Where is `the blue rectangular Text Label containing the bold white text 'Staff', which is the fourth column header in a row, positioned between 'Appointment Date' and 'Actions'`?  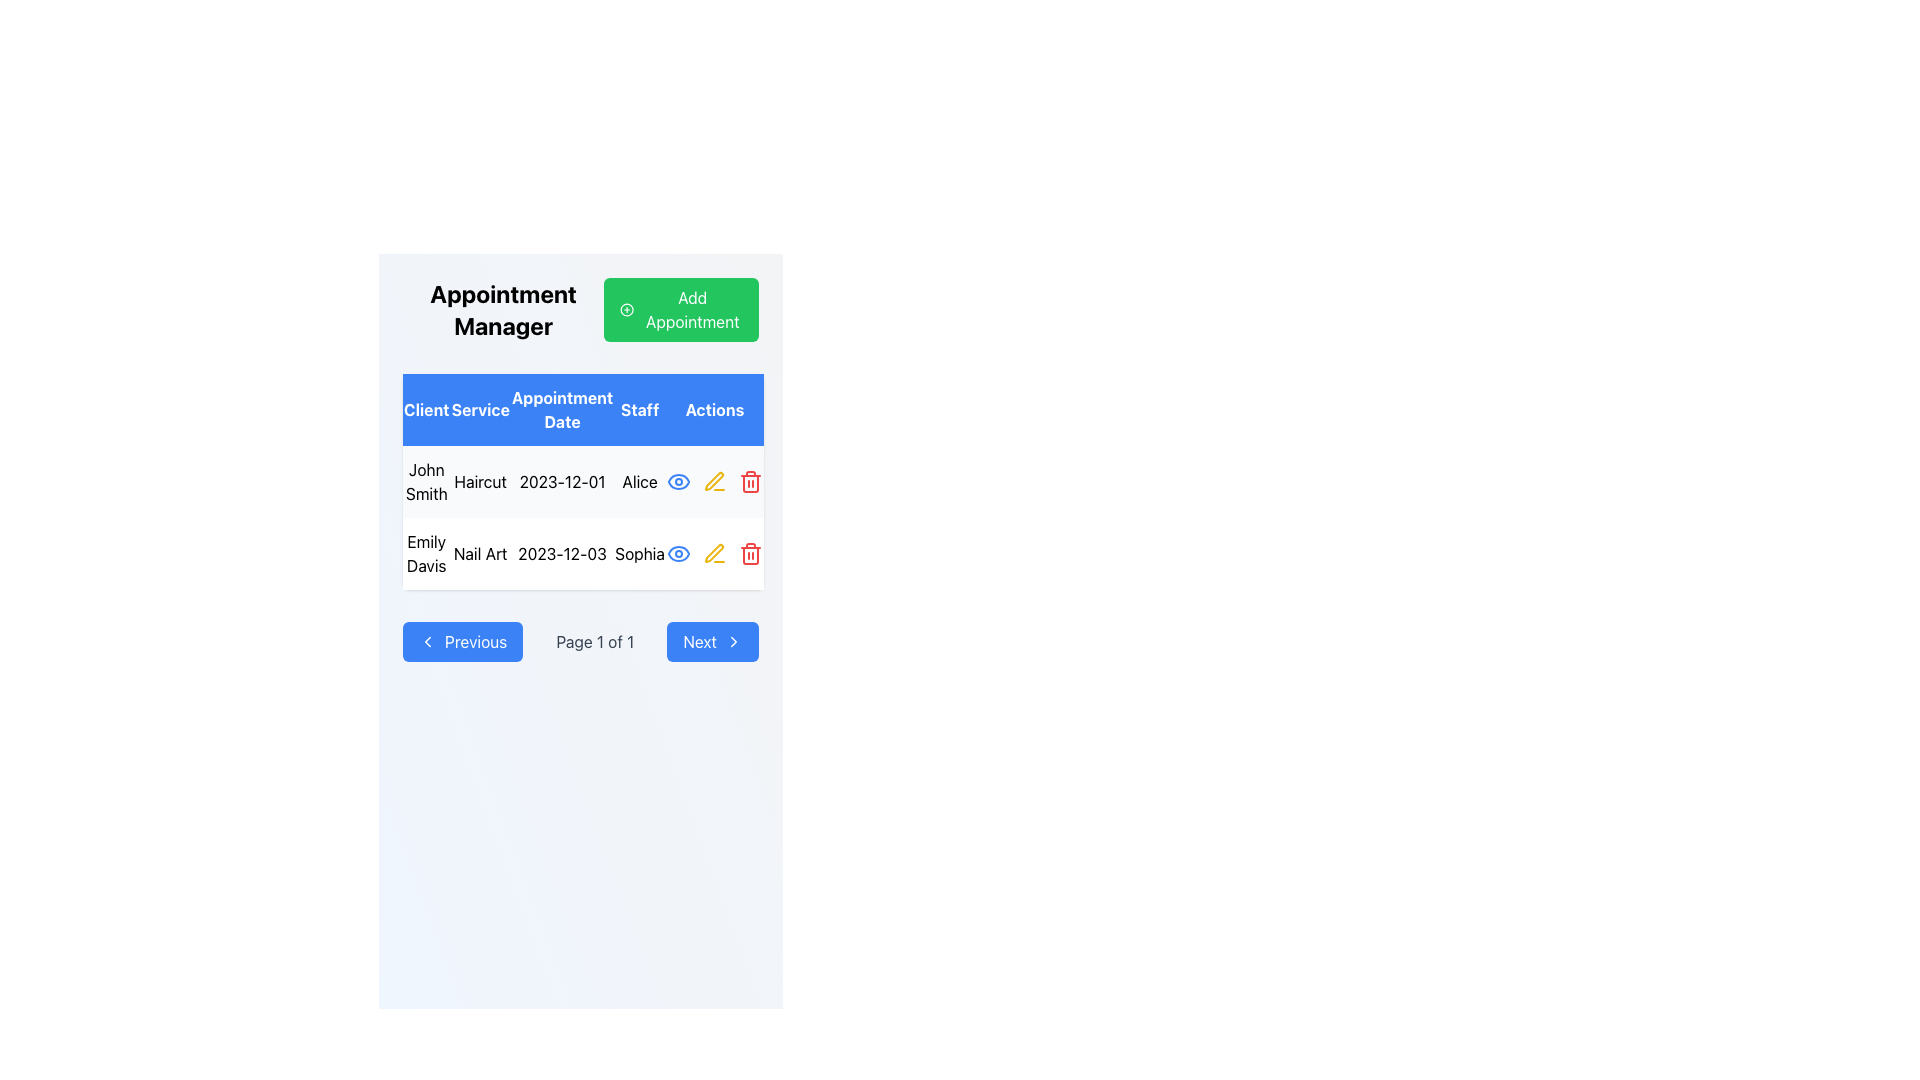
the blue rectangular Text Label containing the bold white text 'Staff', which is the fourth column header in a row, positioned between 'Appointment Date' and 'Actions' is located at coordinates (640, 408).